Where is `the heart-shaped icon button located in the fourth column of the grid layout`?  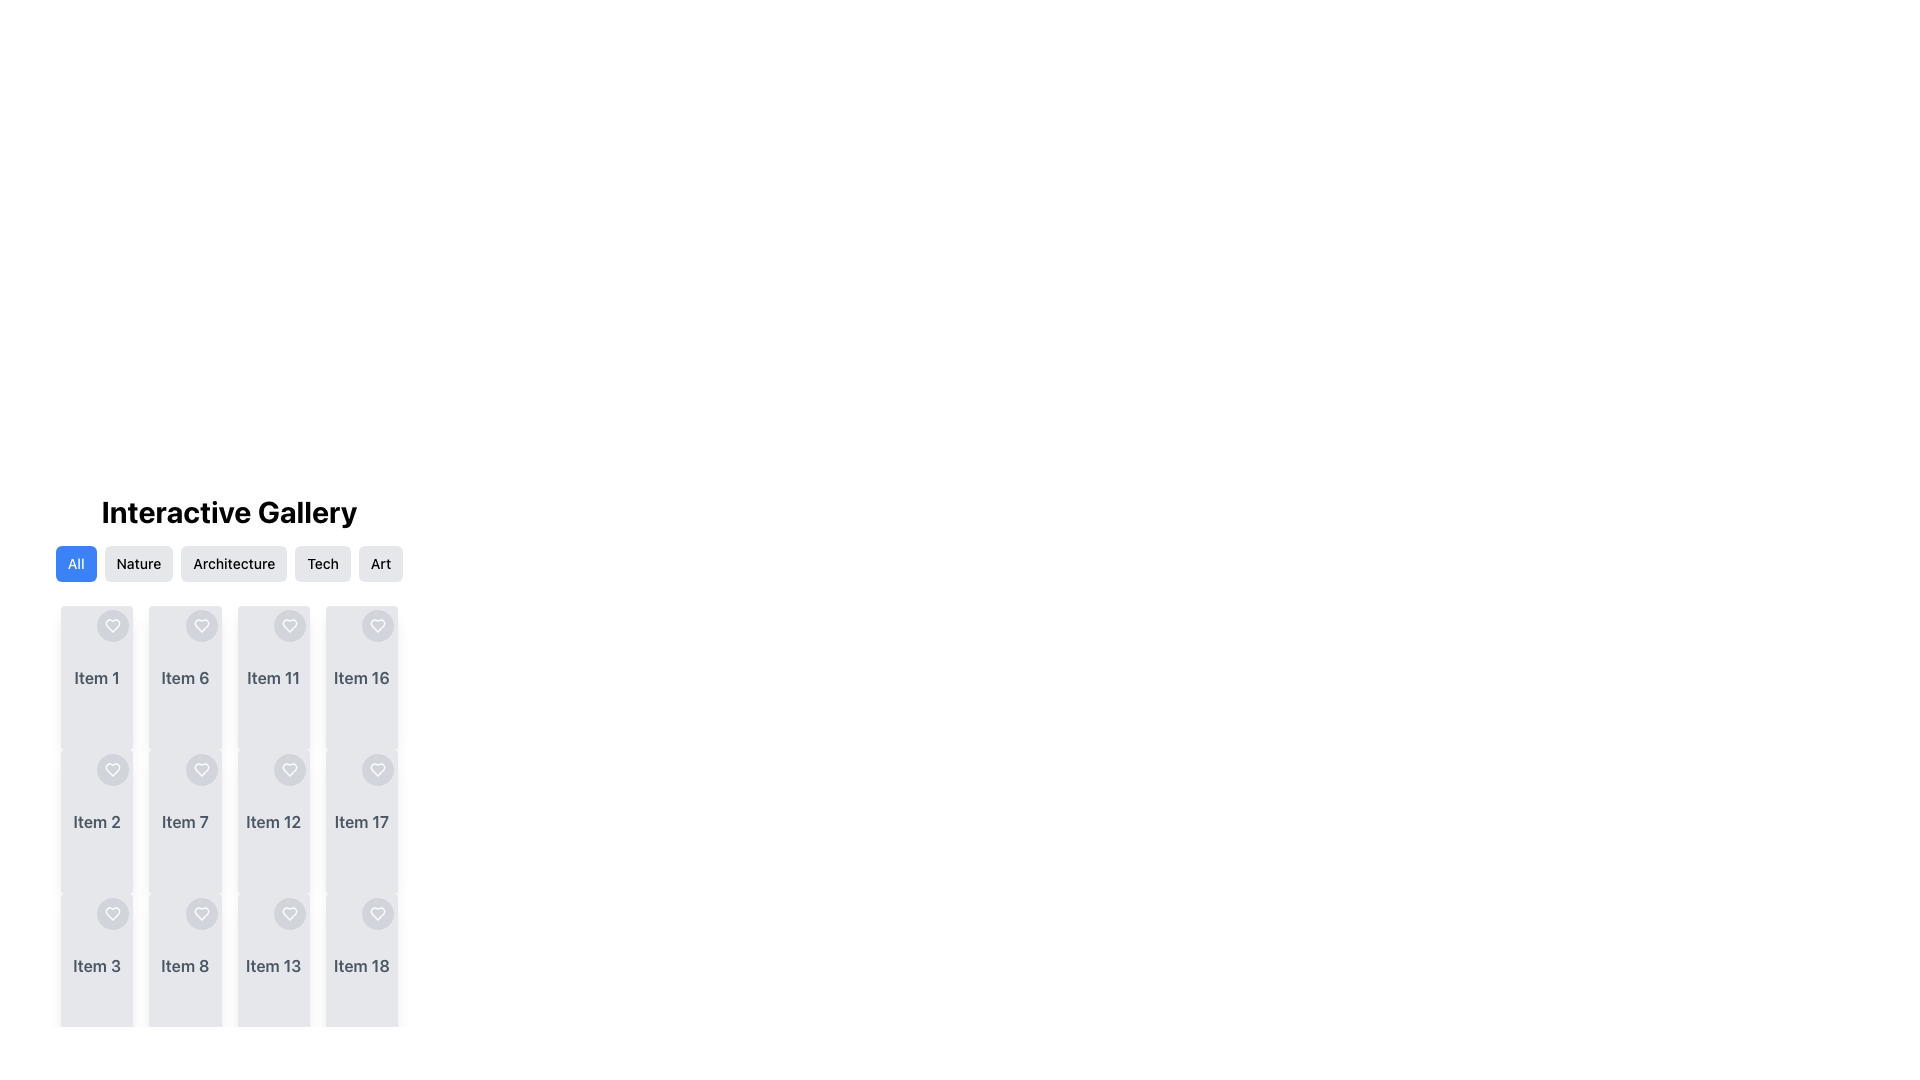 the heart-shaped icon button located in the fourth column of the grid layout is located at coordinates (378, 914).